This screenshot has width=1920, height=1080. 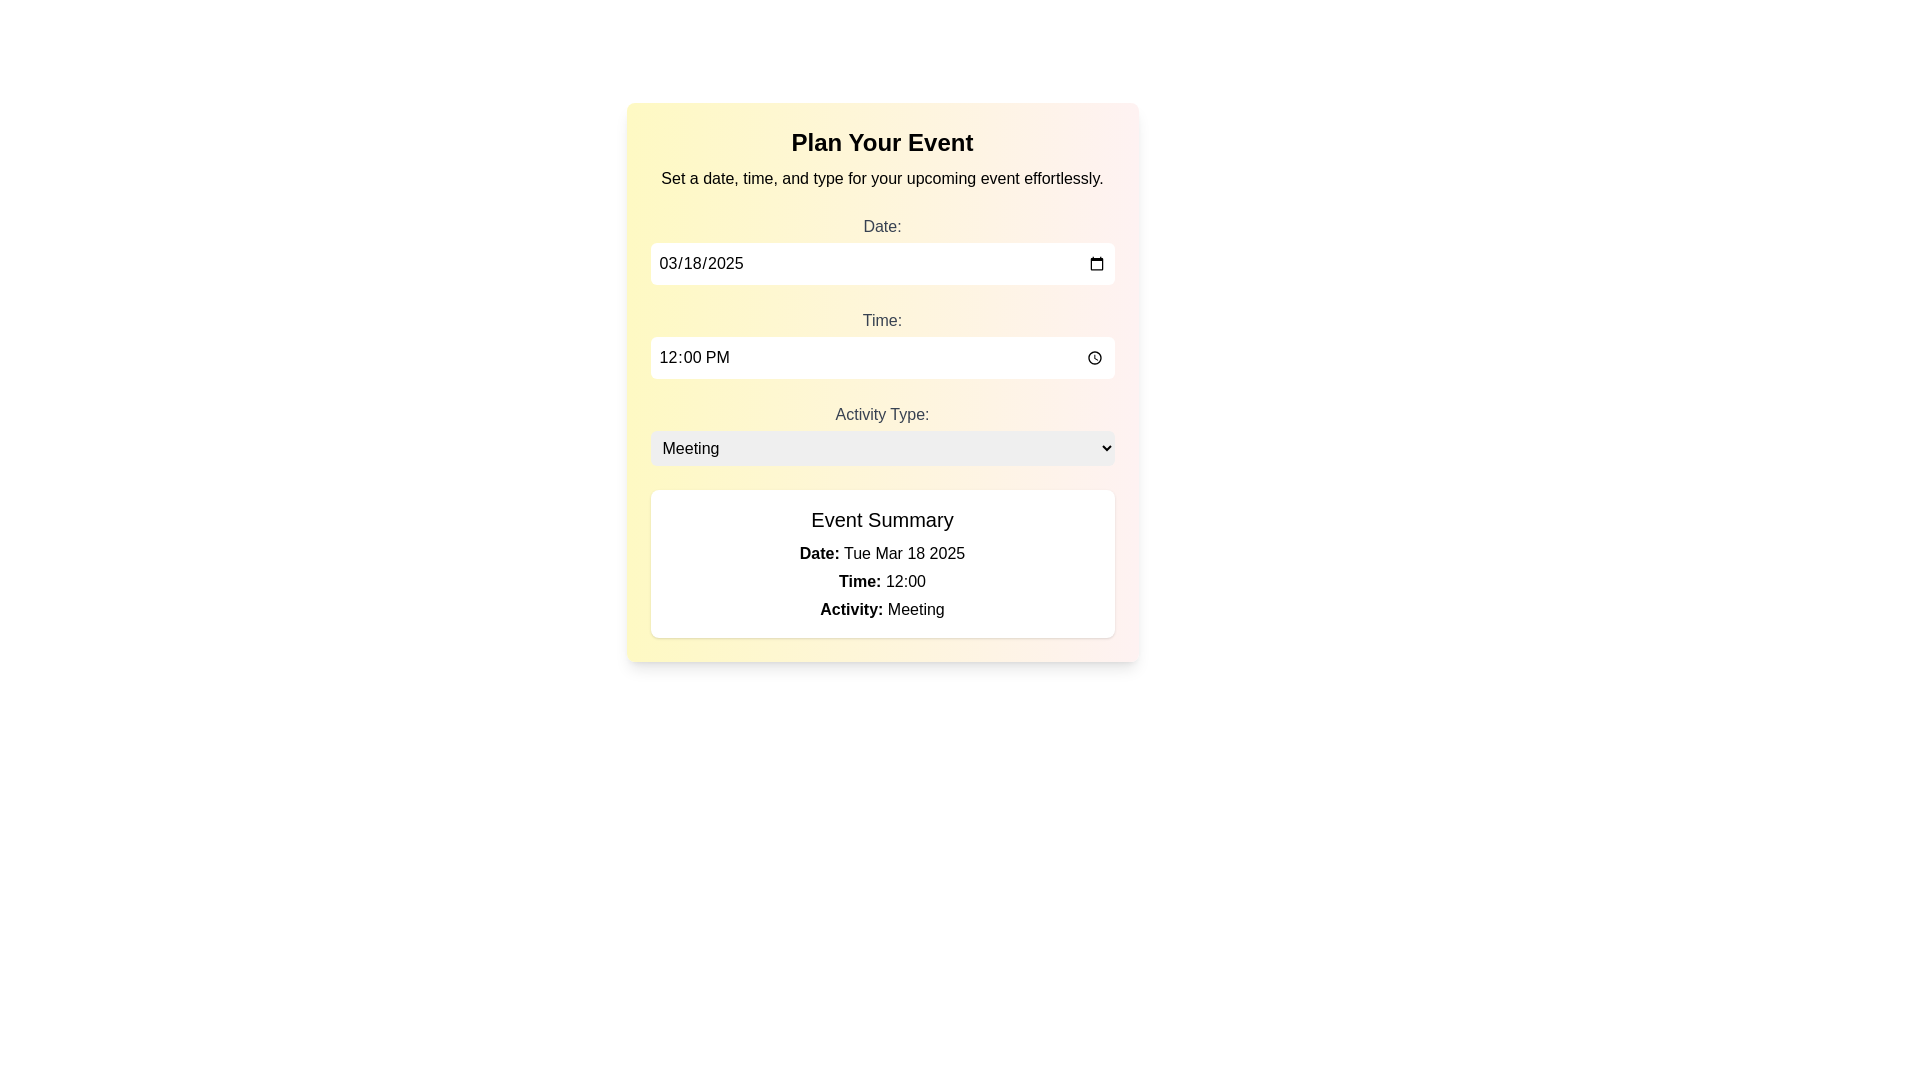 What do you see at coordinates (881, 177) in the screenshot?
I see `the static text that says 'Set a date, time, and type for your upcoming event effortlessly.', located below the bold heading 'Plan Your Event'` at bounding box center [881, 177].